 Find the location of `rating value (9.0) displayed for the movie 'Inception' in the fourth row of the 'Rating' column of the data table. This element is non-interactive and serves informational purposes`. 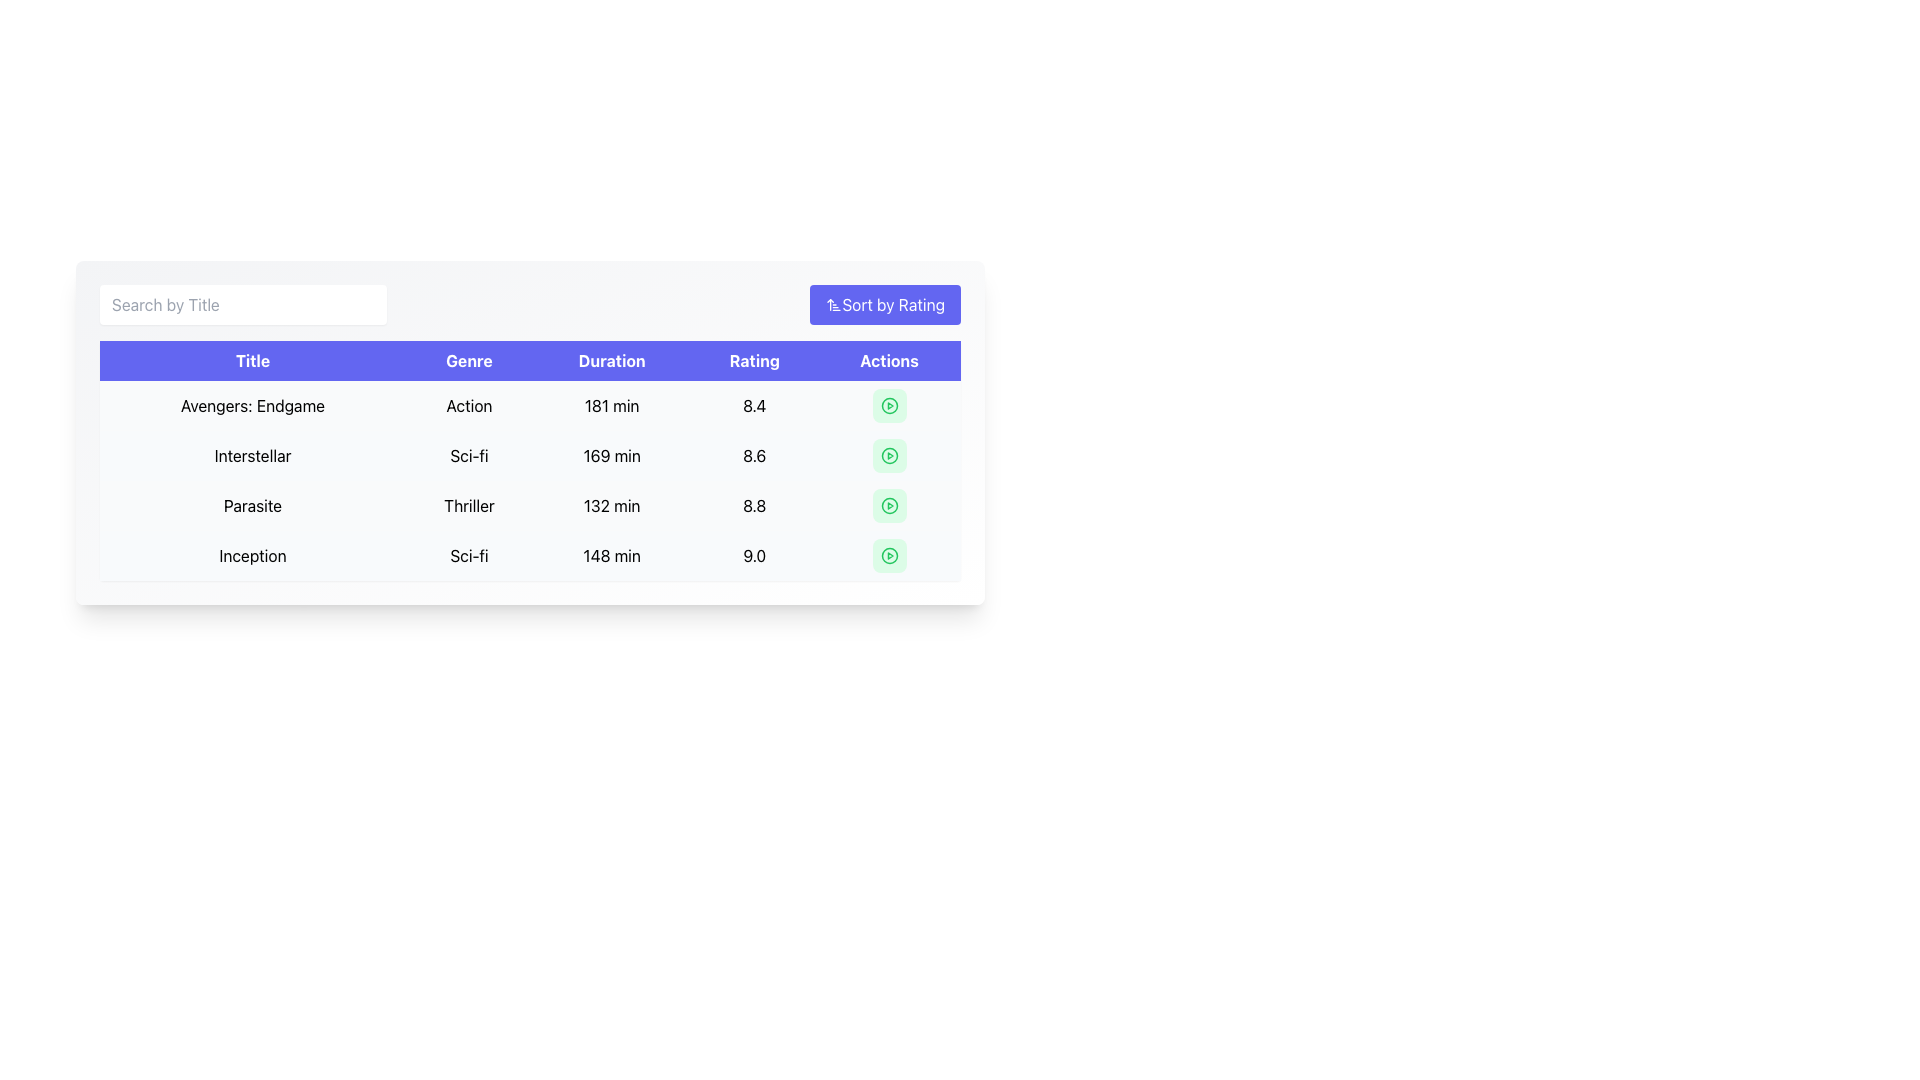

rating value (9.0) displayed for the movie 'Inception' in the fourth row of the 'Rating' column of the data table. This element is non-interactive and serves informational purposes is located at coordinates (753, 555).